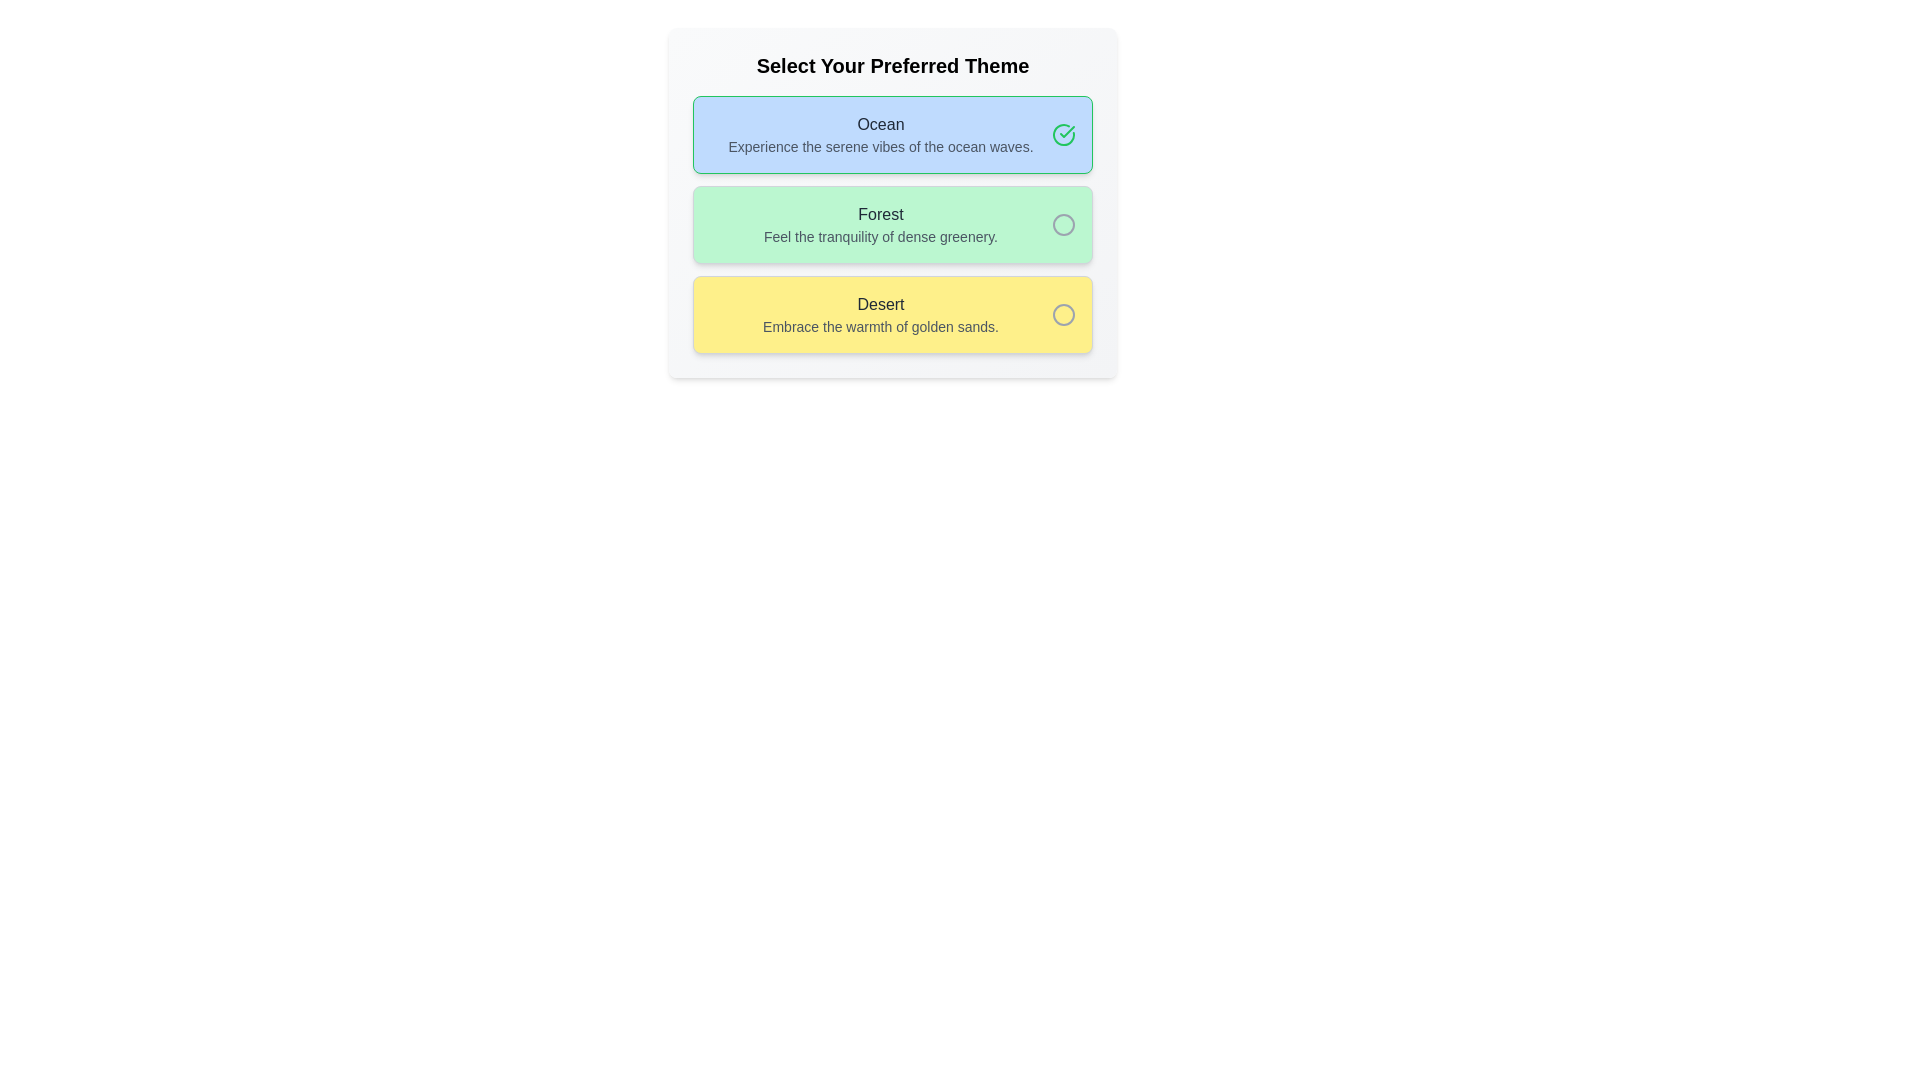 The width and height of the screenshot is (1920, 1080). What do you see at coordinates (880, 145) in the screenshot?
I see `the text label that describes the 'Ocean' selection option, which is positioned centrally within the theme selection interface` at bounding box center [880, 145].